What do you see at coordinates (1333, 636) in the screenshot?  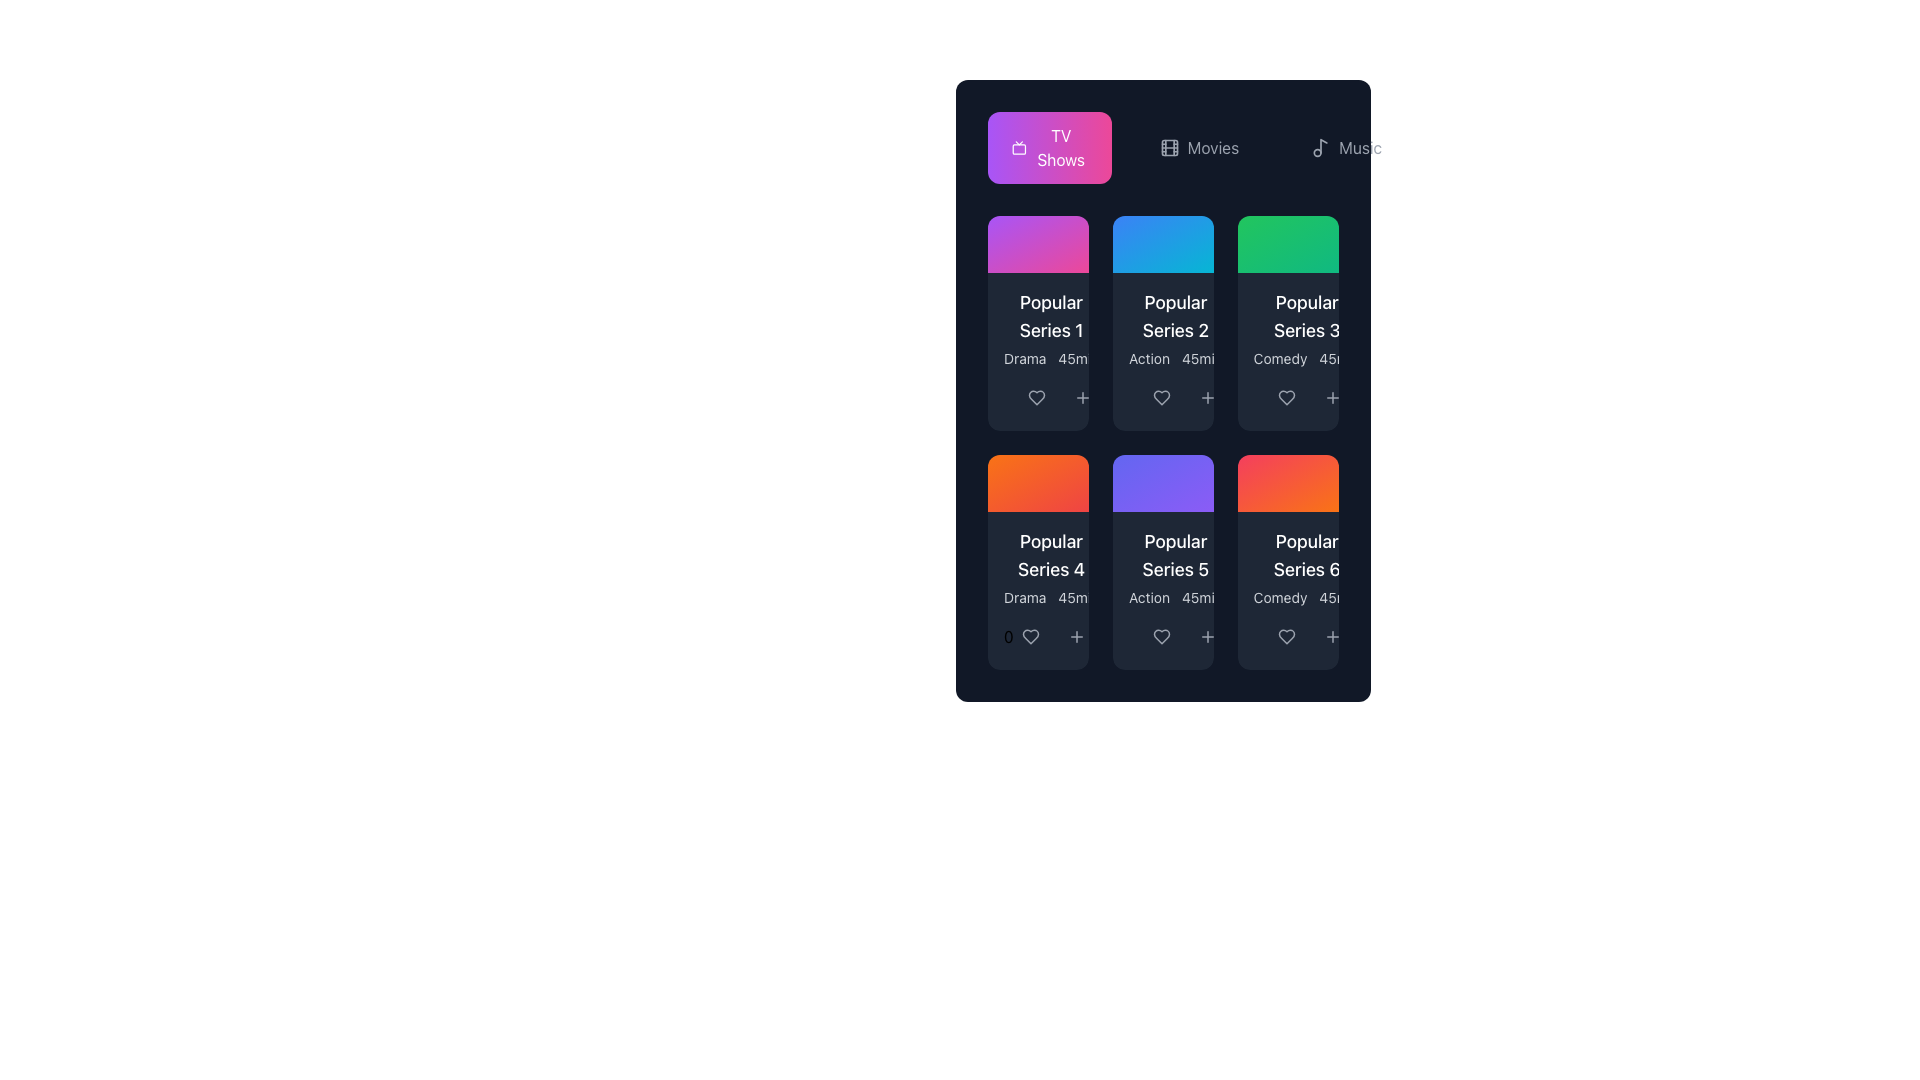 I see `the small interactive plus sign button located at the bottom-right corner of the 'Popular Series 6' card, which changes color to white when hovered over` at bounding box center [1333, 636].